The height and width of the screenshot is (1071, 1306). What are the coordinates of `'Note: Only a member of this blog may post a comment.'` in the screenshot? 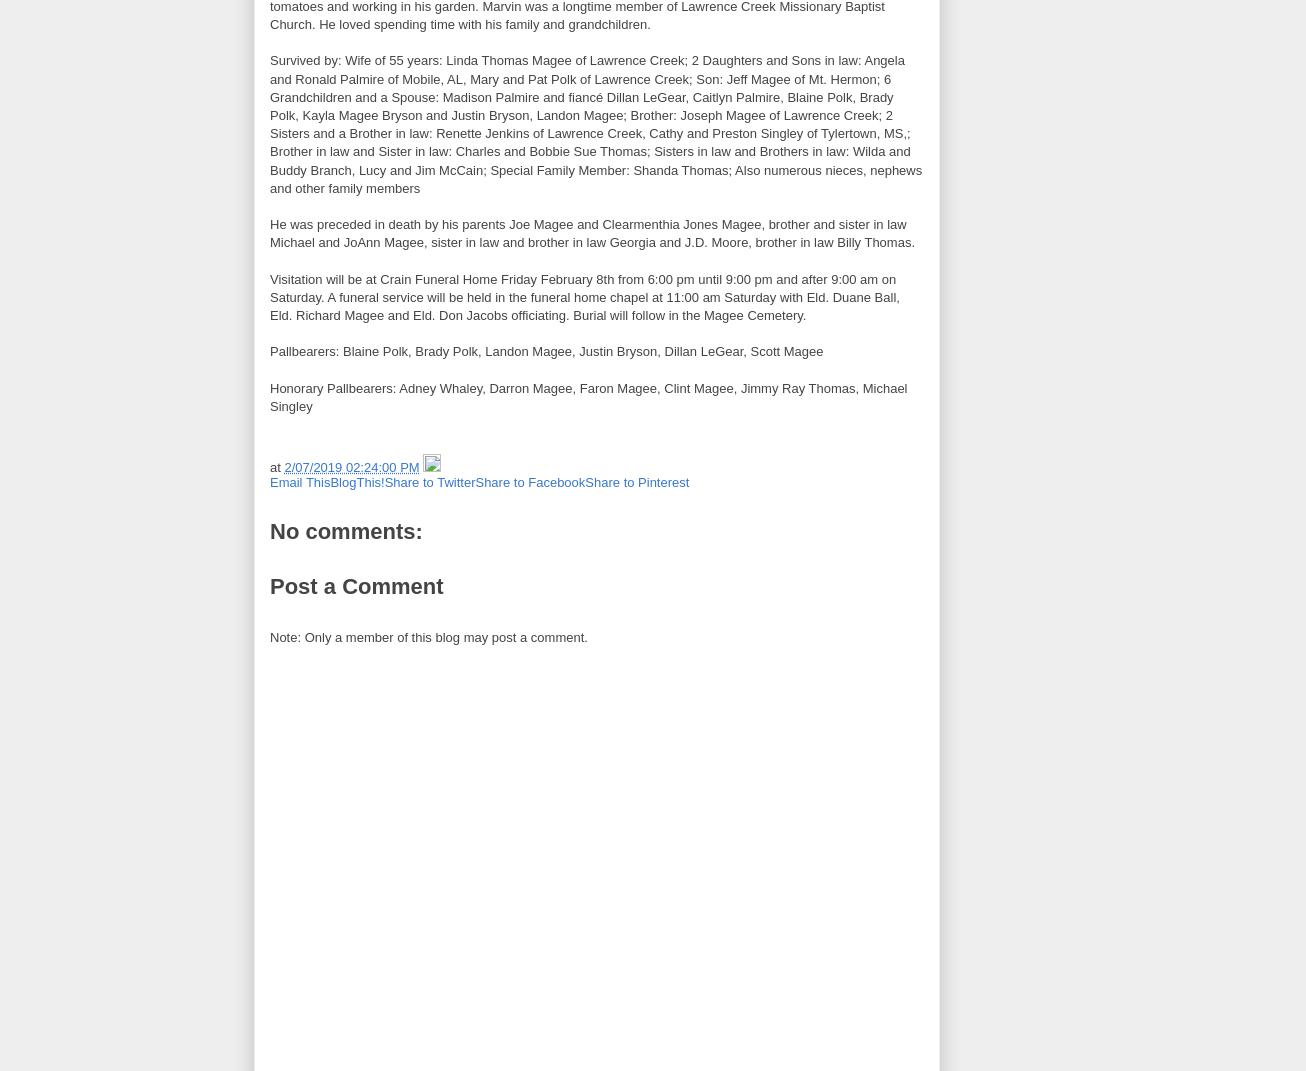 It's located at (428, 635).